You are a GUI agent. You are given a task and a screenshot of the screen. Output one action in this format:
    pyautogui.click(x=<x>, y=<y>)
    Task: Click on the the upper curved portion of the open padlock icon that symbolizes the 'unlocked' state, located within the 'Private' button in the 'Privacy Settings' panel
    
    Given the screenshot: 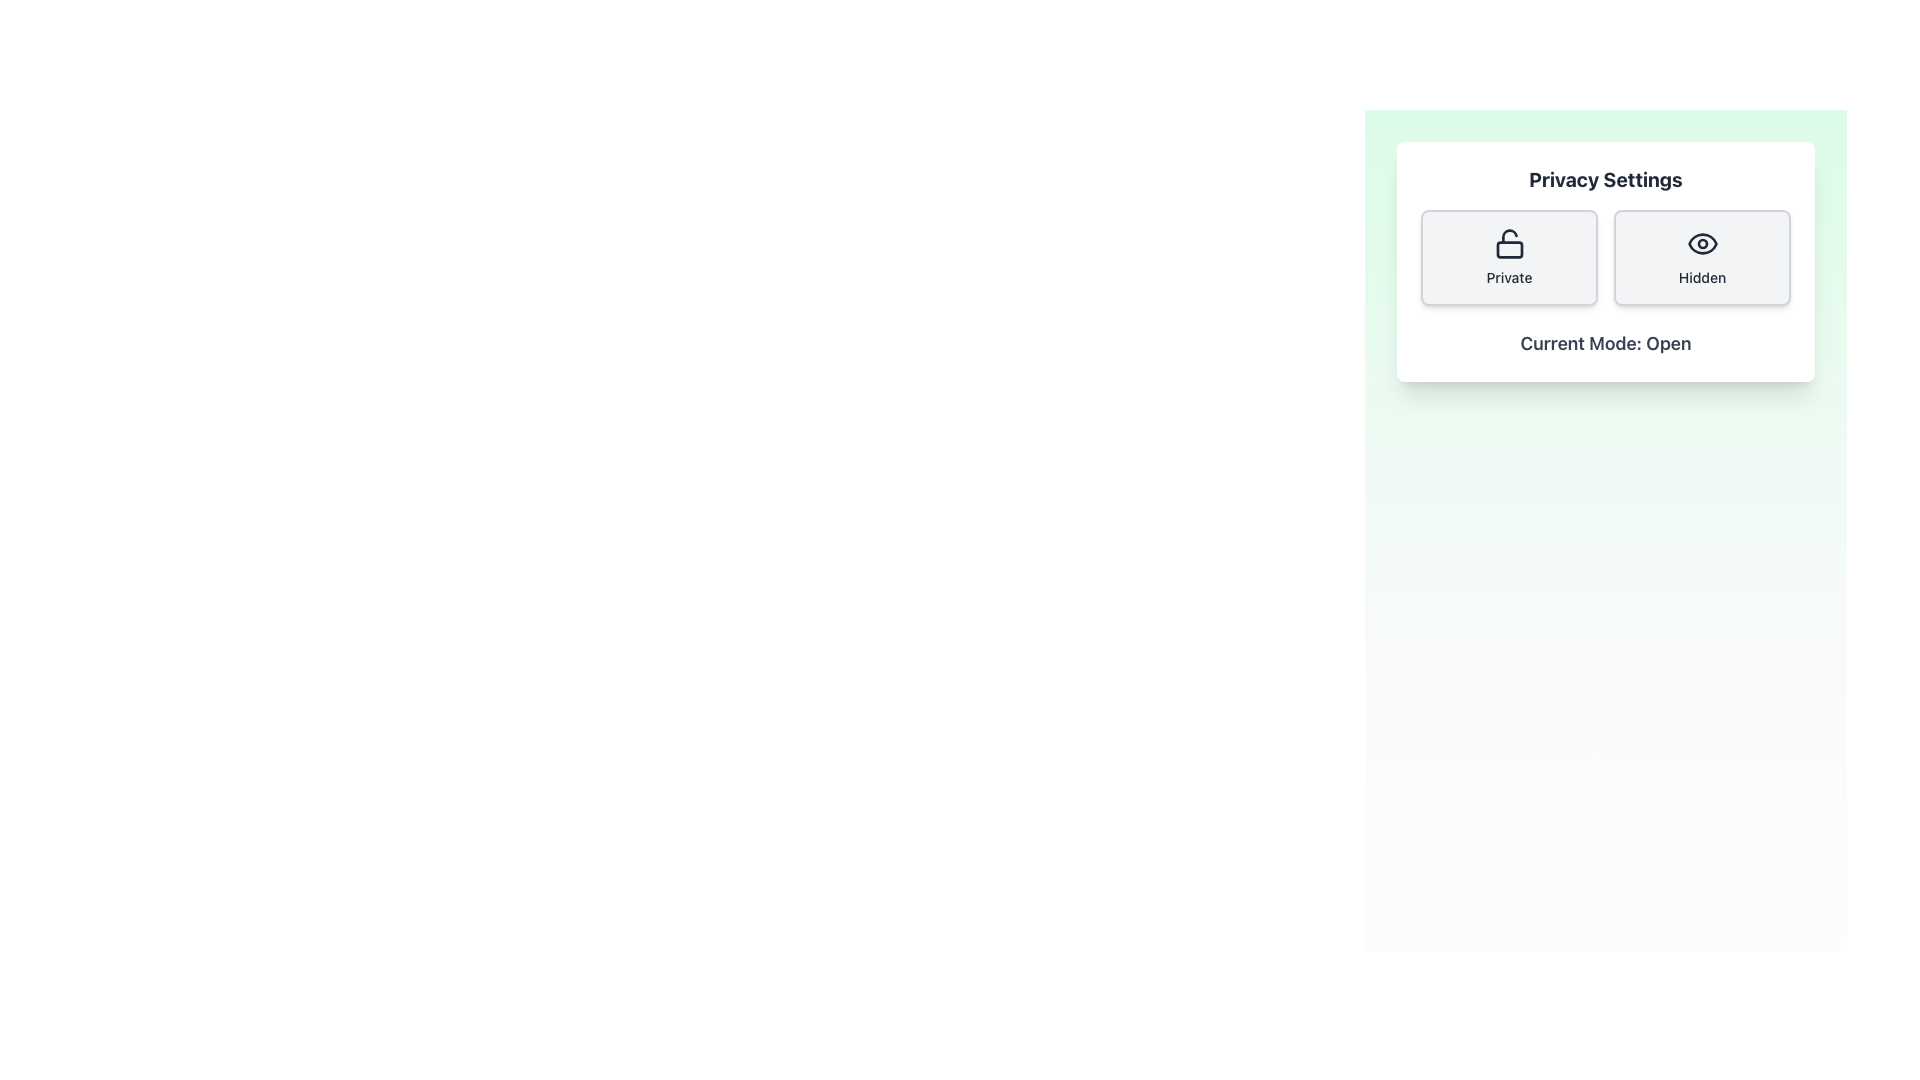 What is the action you would take?
    pyautogui.click(x=1509, y=235)
    